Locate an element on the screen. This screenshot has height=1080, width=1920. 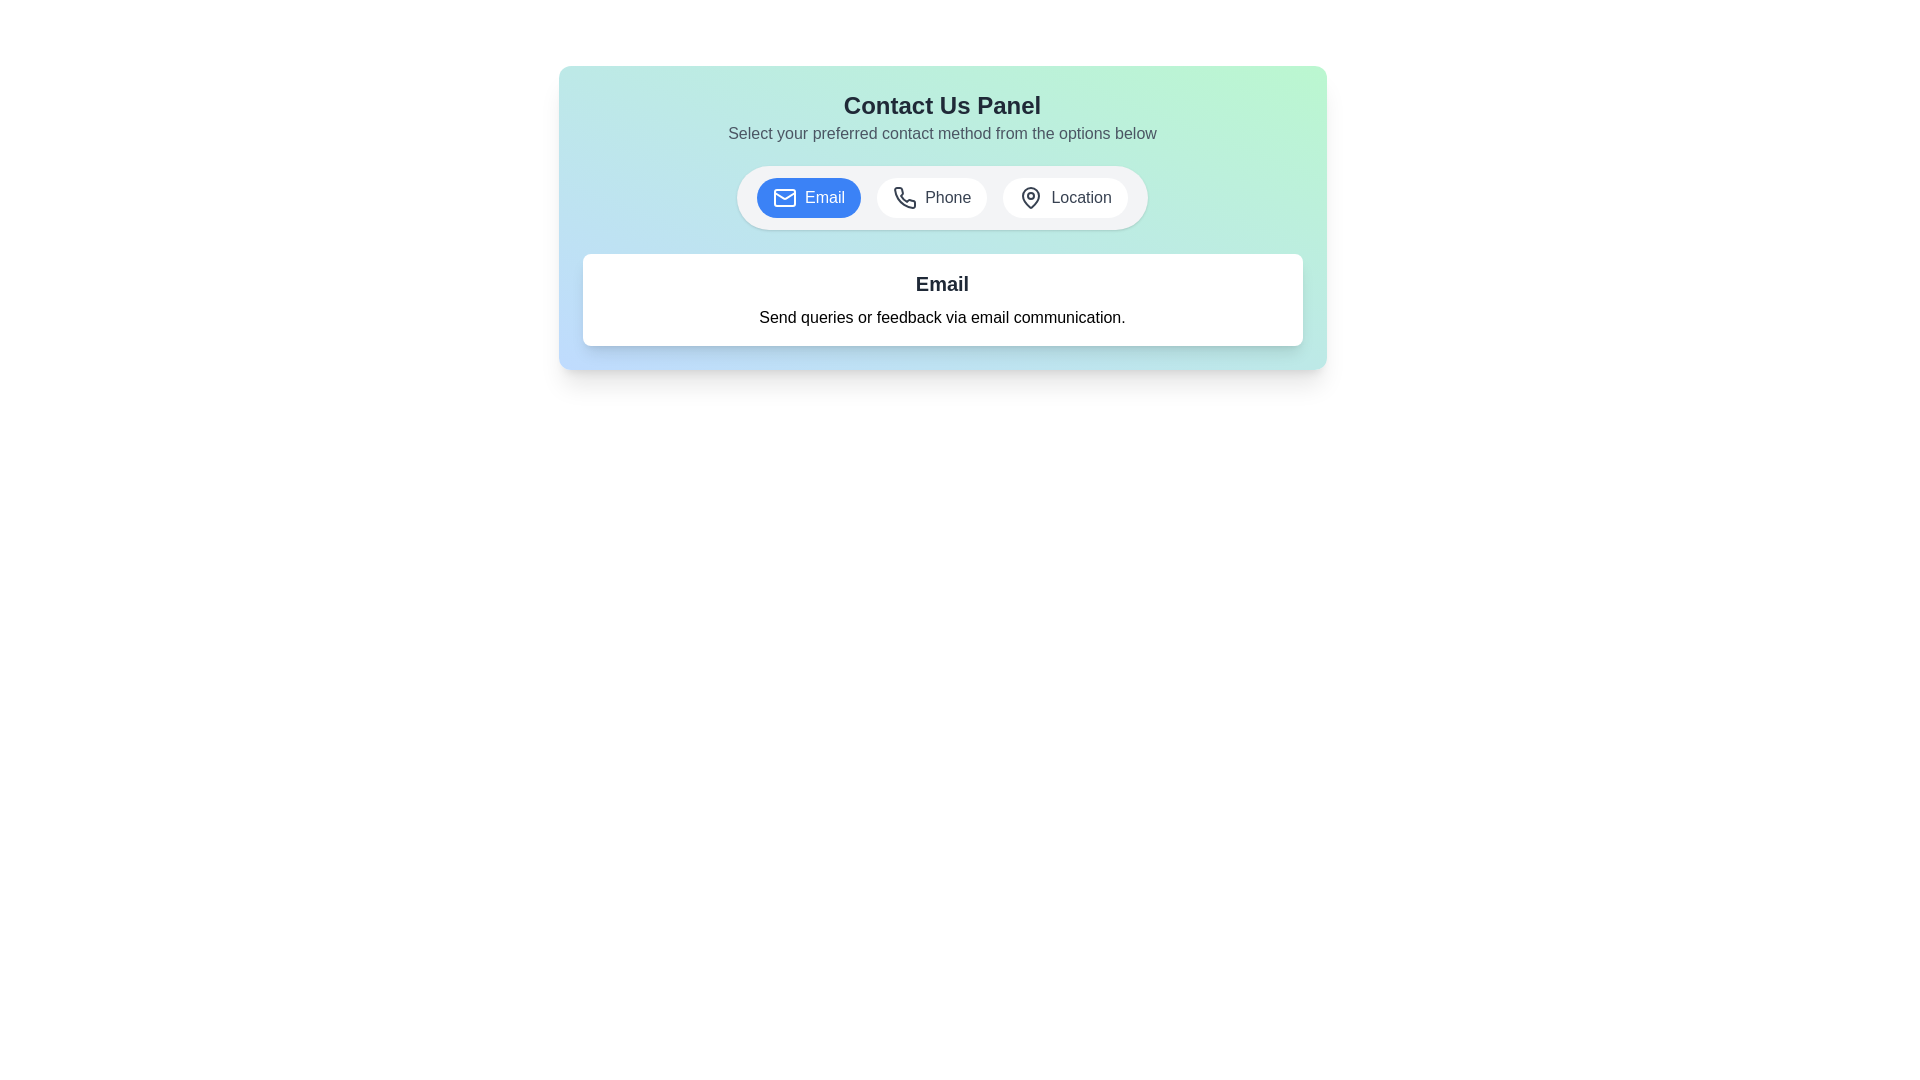
the 'Phone' button by clicking on the telephone icon, which is part of the 'Contact Us Panel' is located at coordinates (904, 197).